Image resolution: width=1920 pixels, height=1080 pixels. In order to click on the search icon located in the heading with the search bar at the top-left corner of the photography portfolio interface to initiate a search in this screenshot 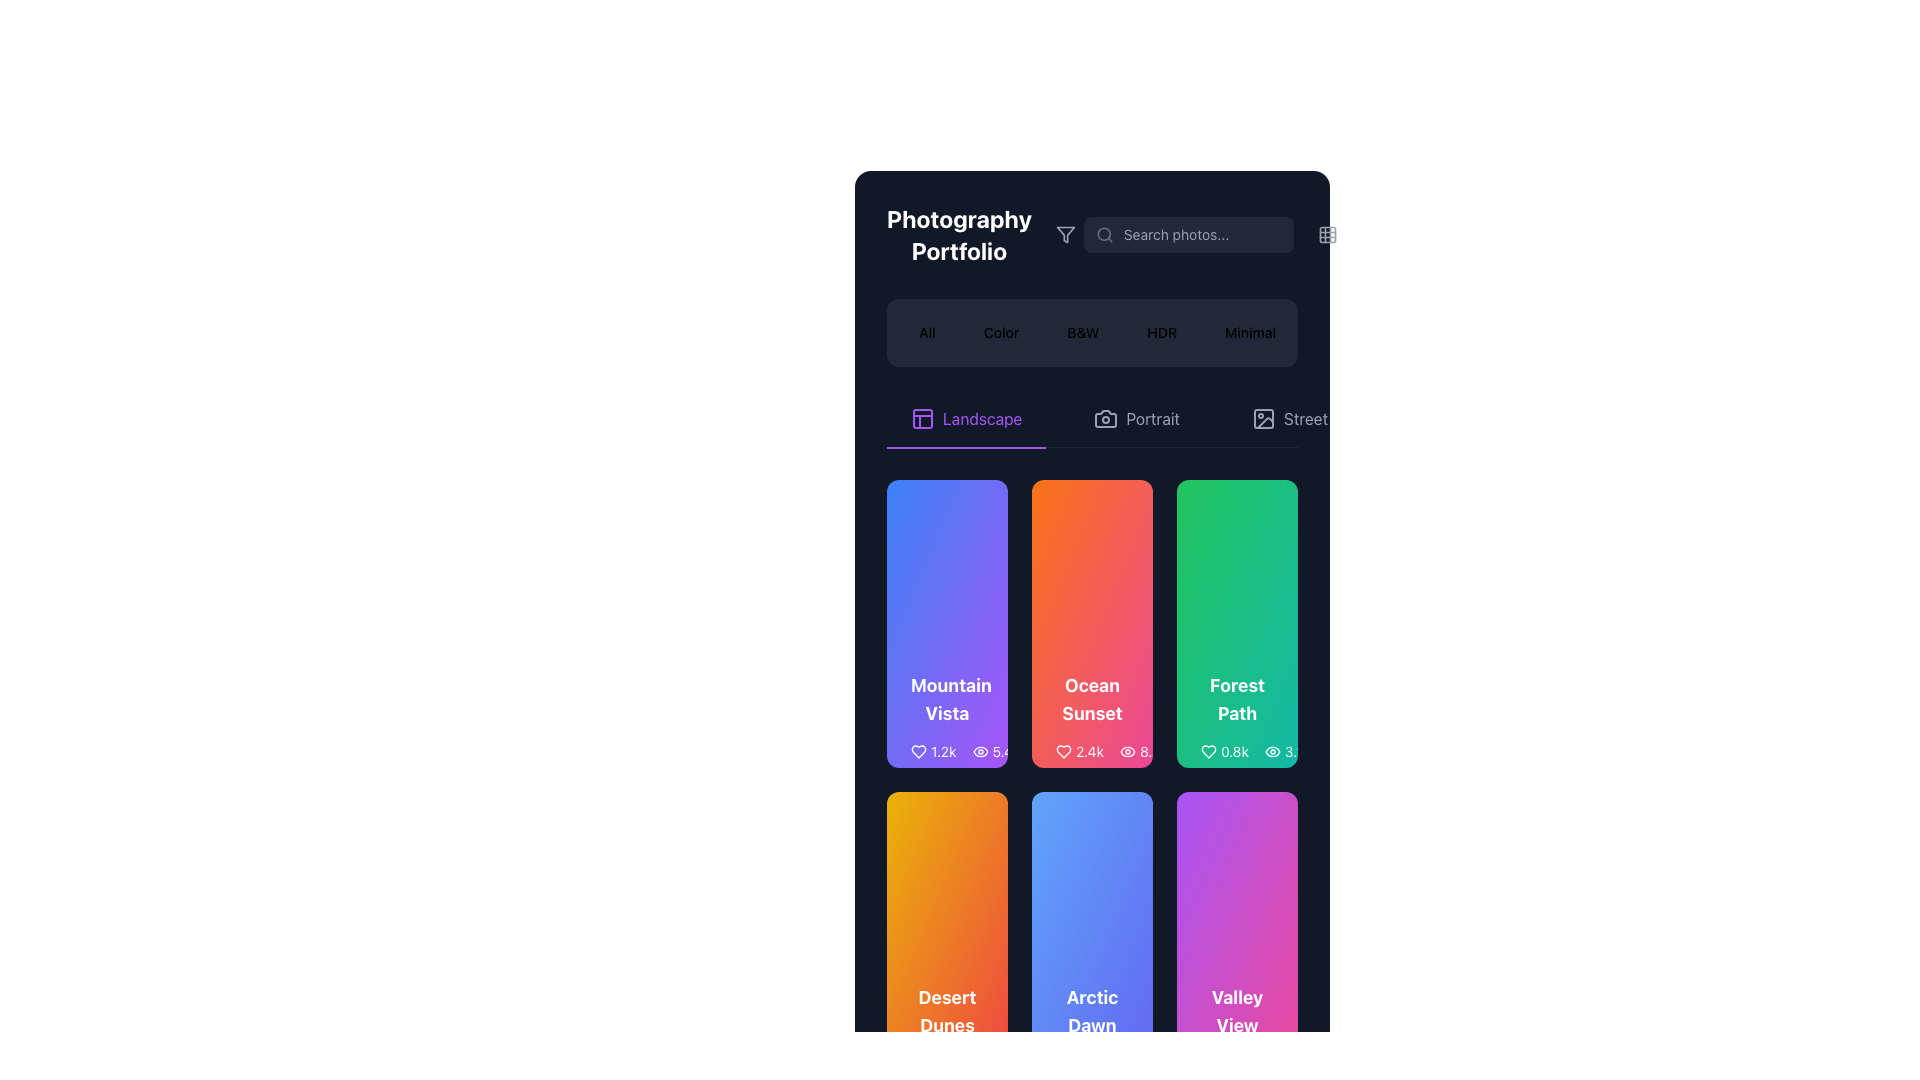, I will do `click(1091, 234)`.